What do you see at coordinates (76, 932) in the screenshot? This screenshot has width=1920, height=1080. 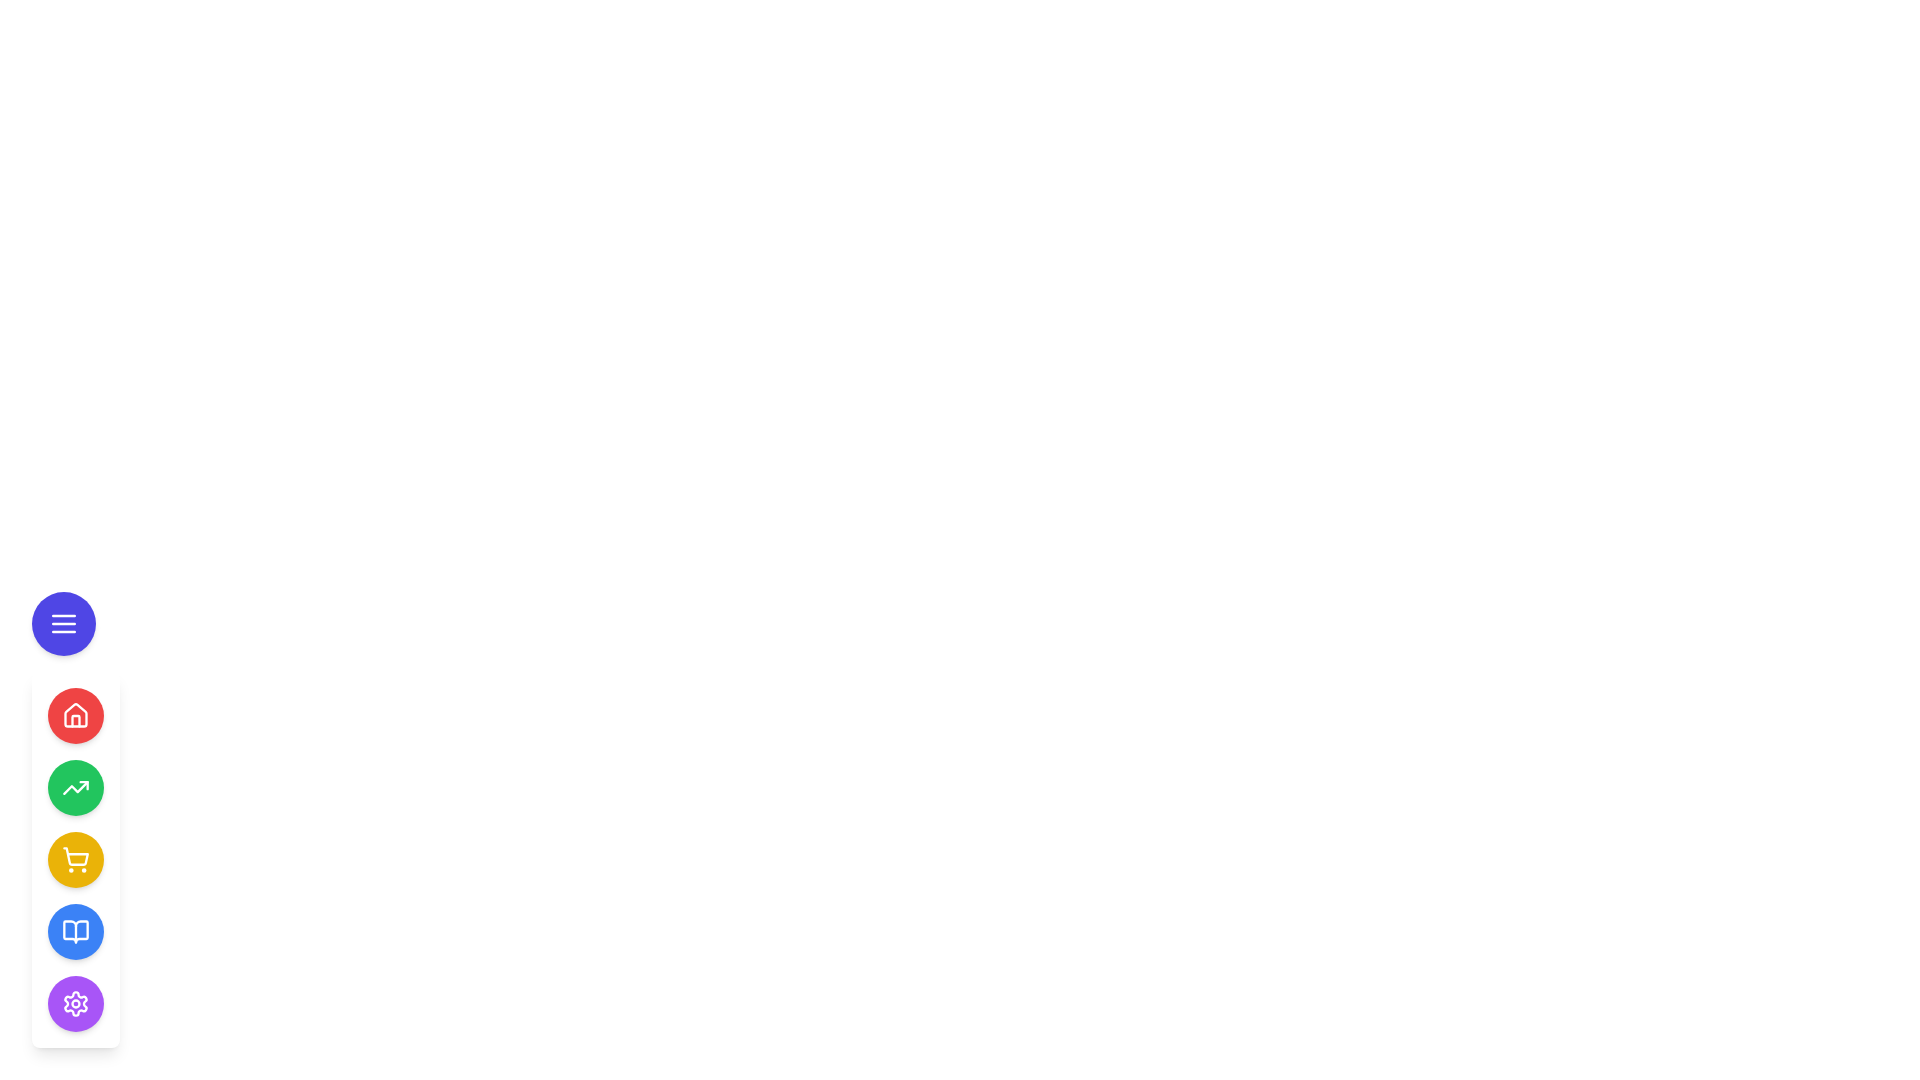 I see `the fifth icon in the vertical row of six circular buttons on the left side of the interface, which is centered inside a blue circular button` at bounding box center [76, 932].